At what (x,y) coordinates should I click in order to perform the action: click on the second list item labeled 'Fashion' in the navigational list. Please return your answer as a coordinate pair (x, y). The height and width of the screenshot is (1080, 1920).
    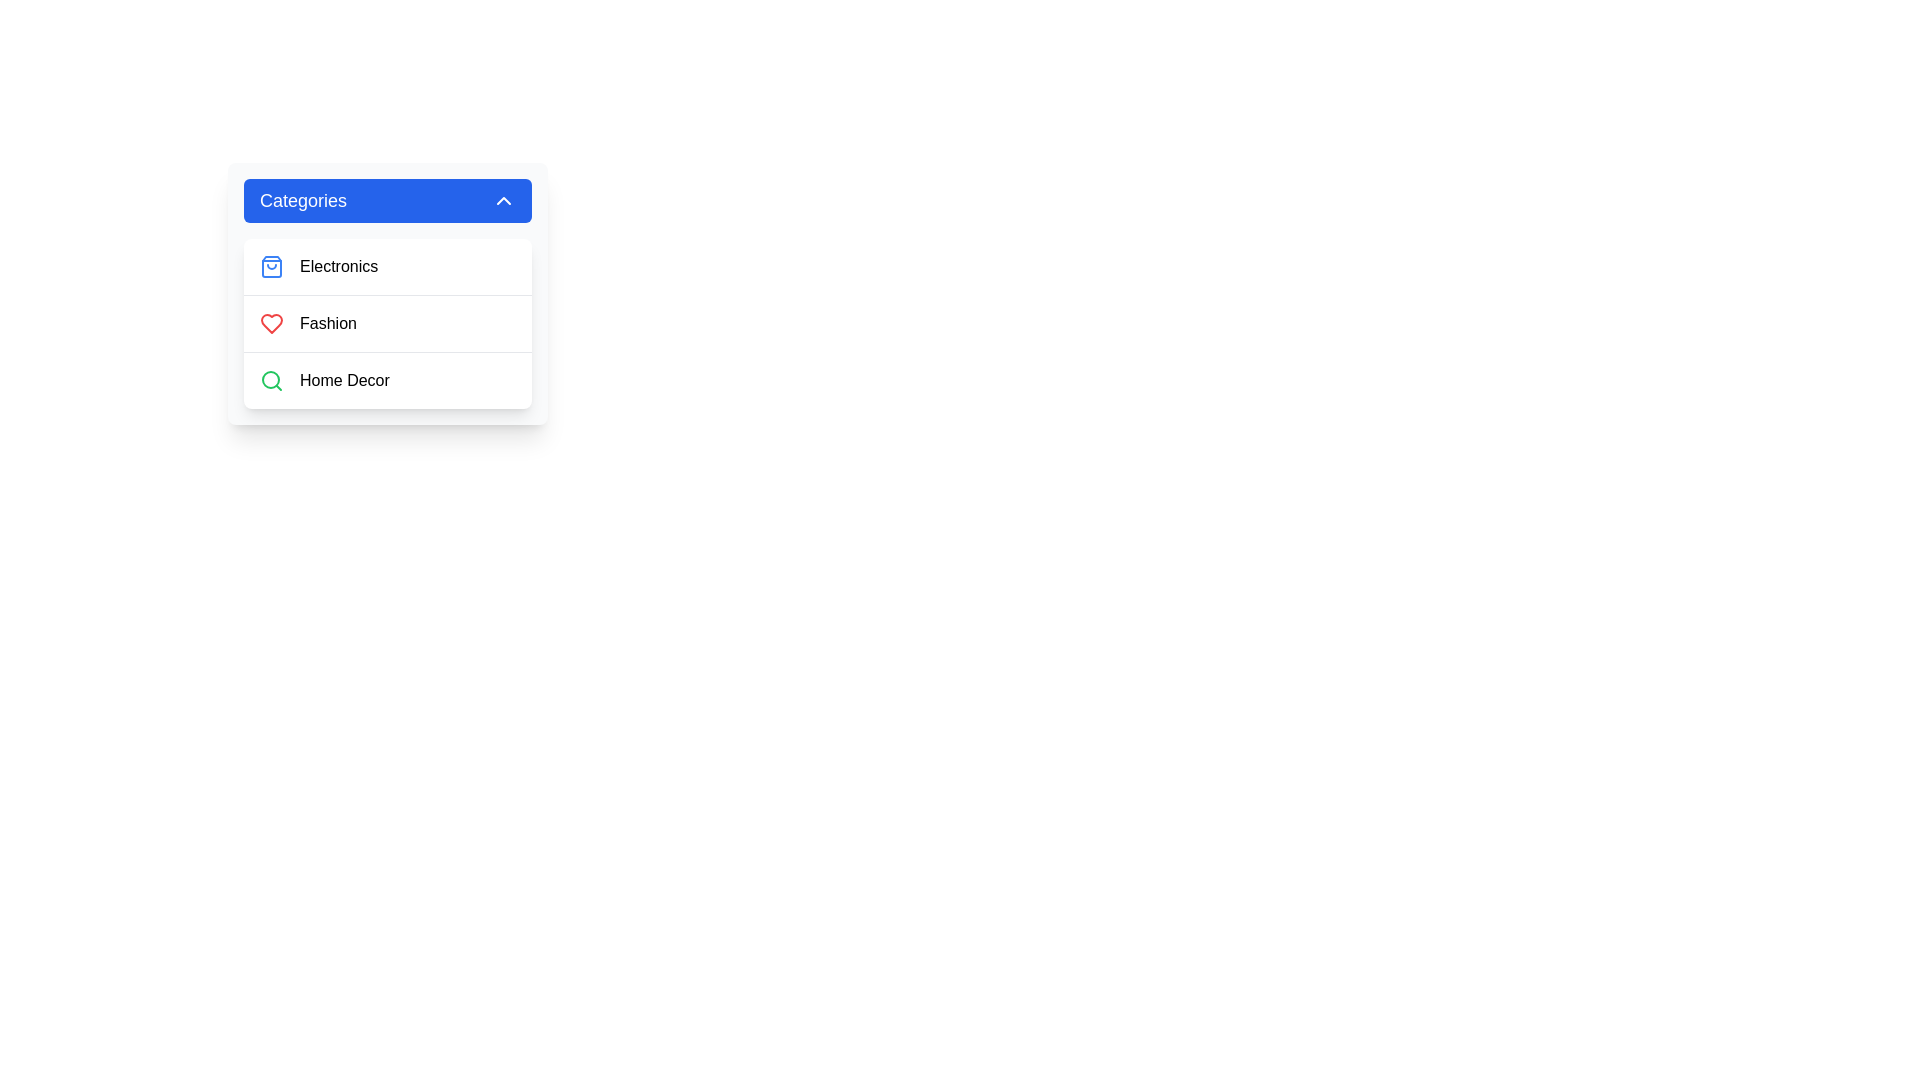
    Looking at the image, I should click on (388, 323).